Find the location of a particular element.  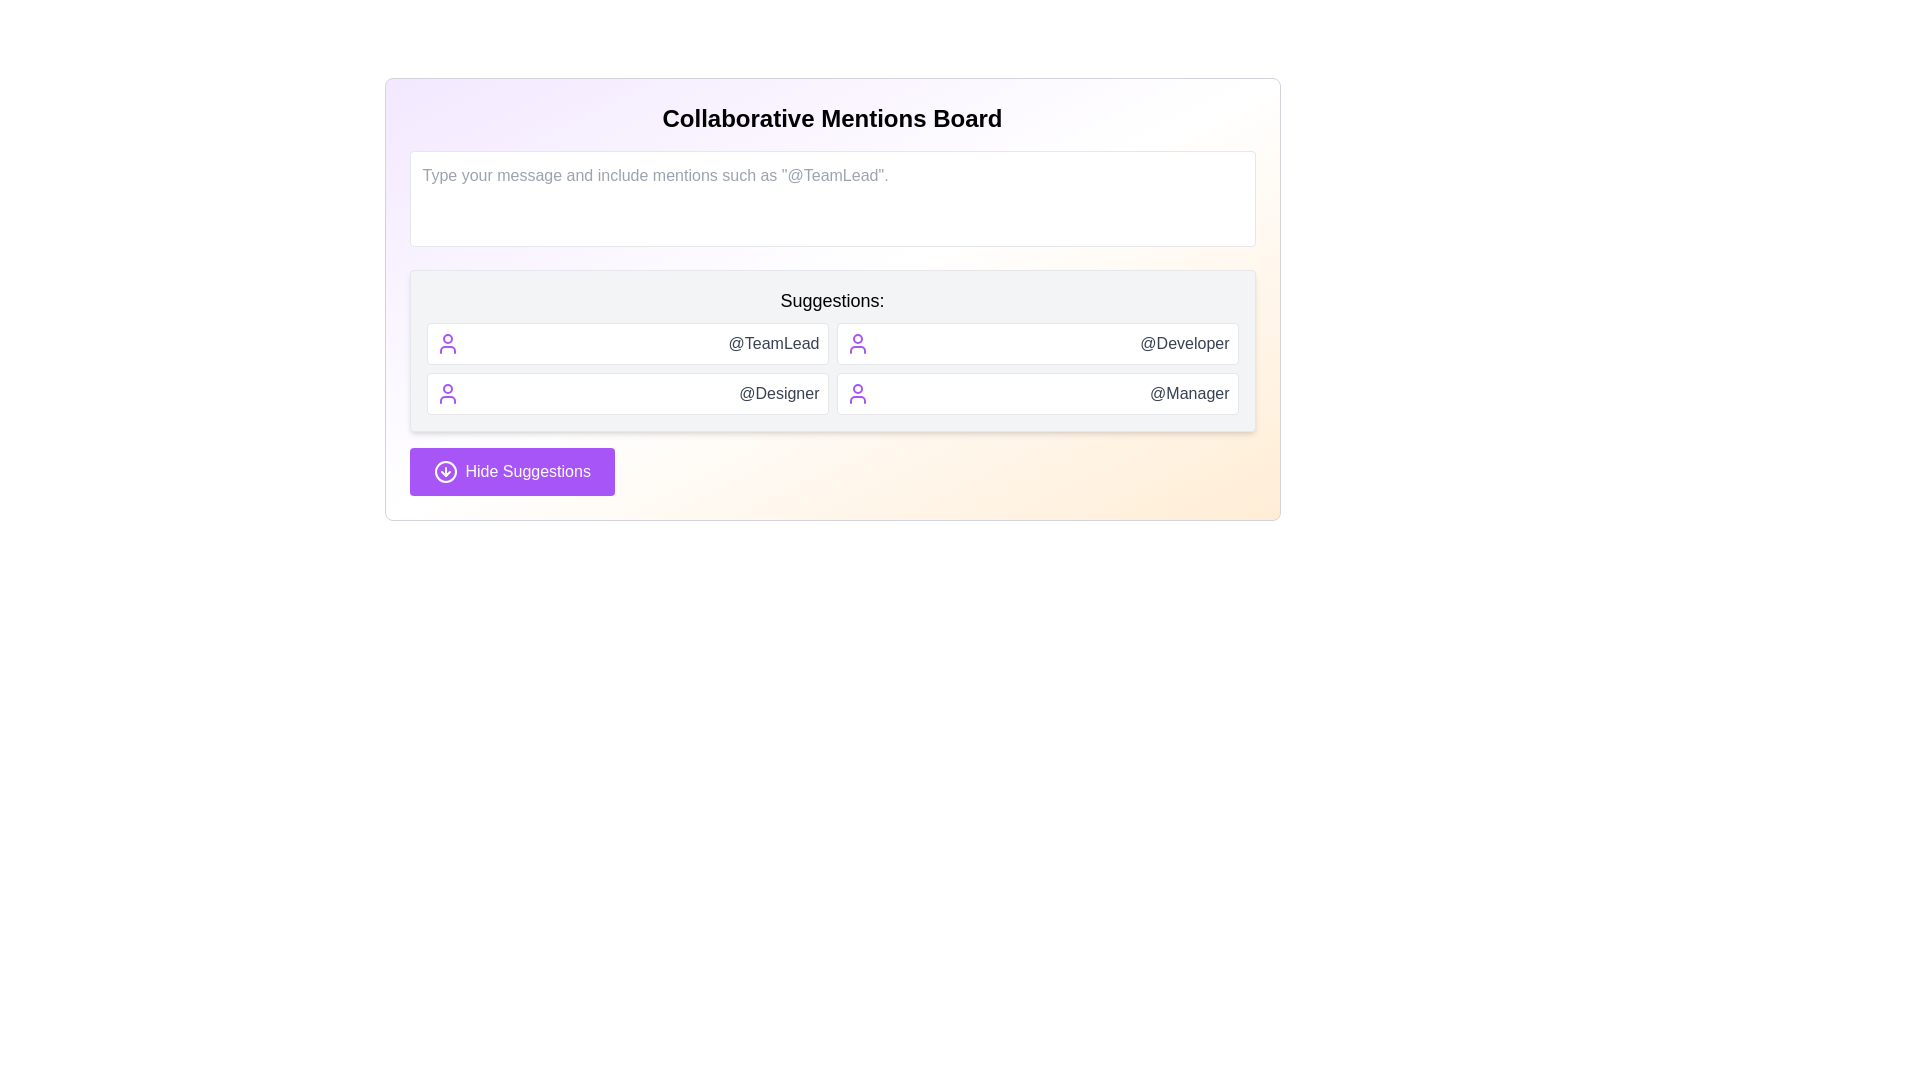

the user profile icon representing '@Designer' in the 'Suggestions' section, which features a purple color and a minimalistic design is located at coordinates (857, 393).